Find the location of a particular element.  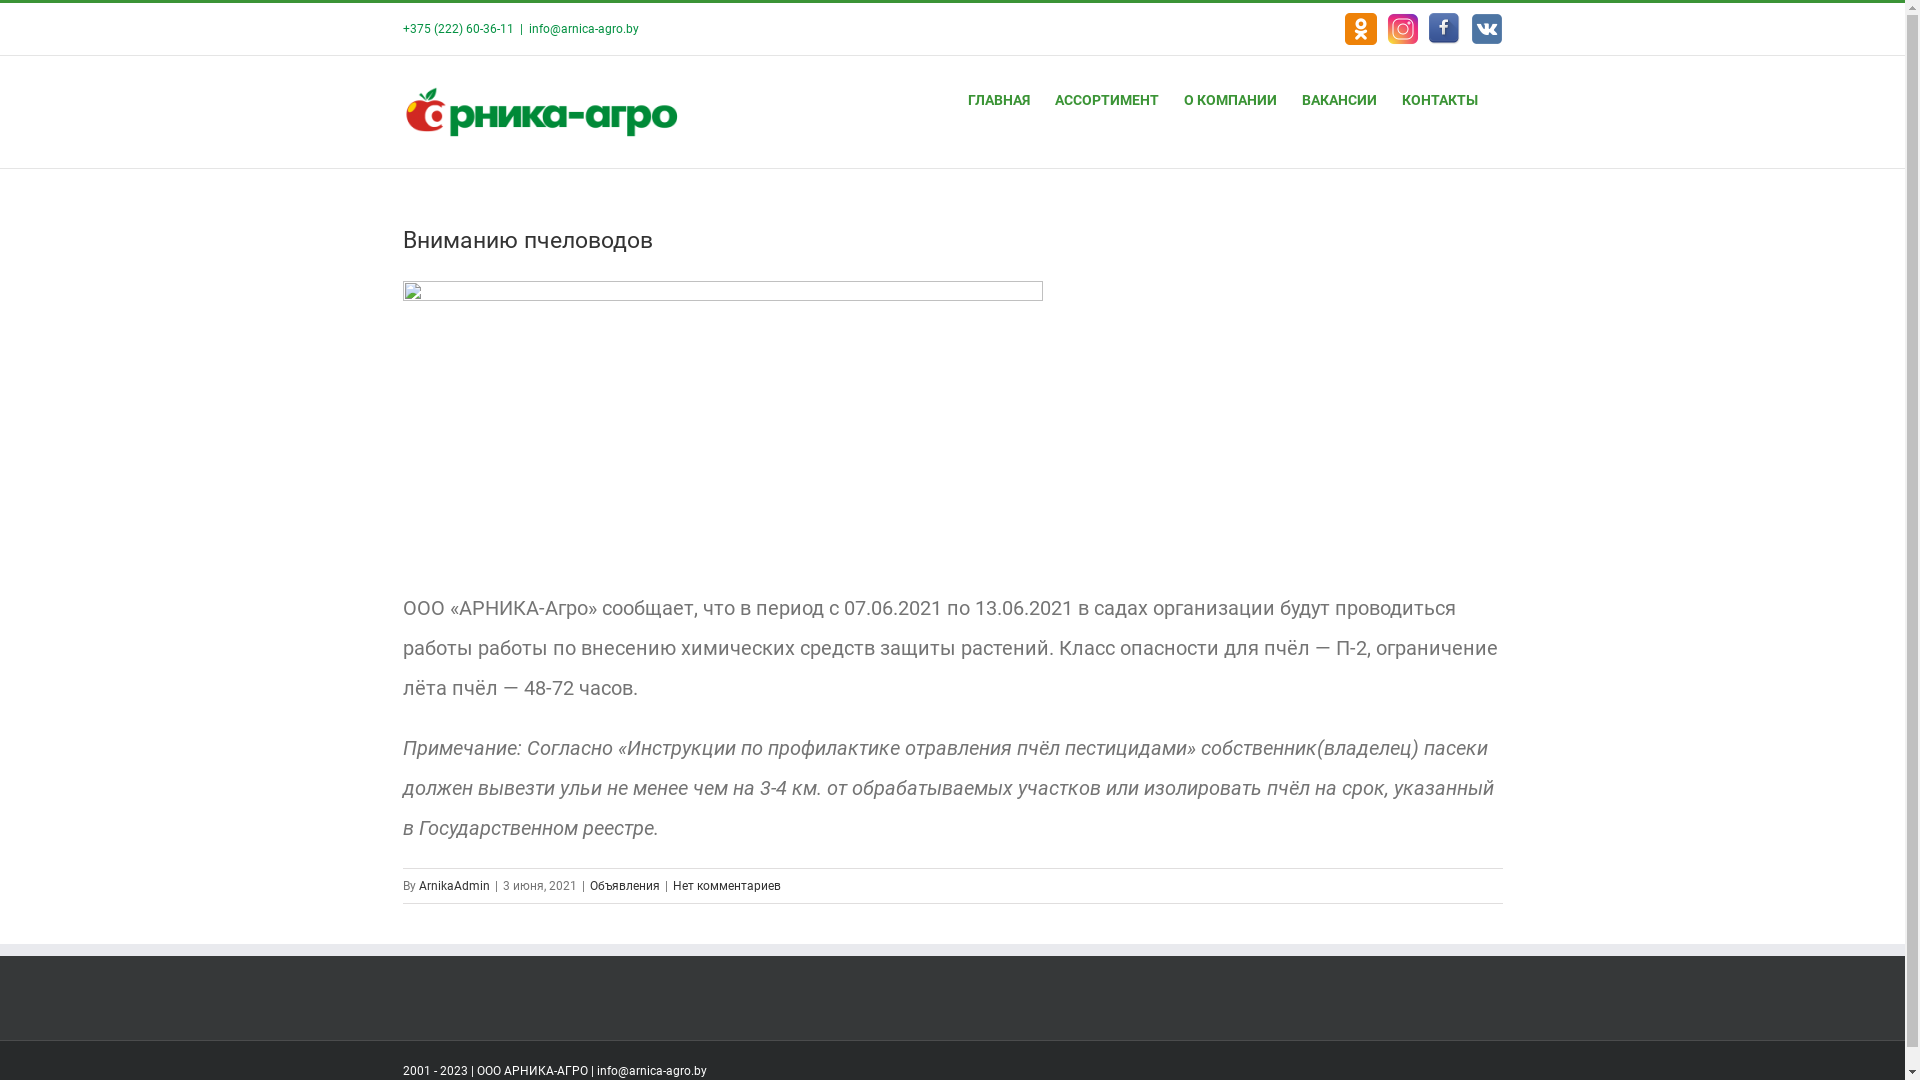

'Facebook' is located at coordinates (1444, 29).